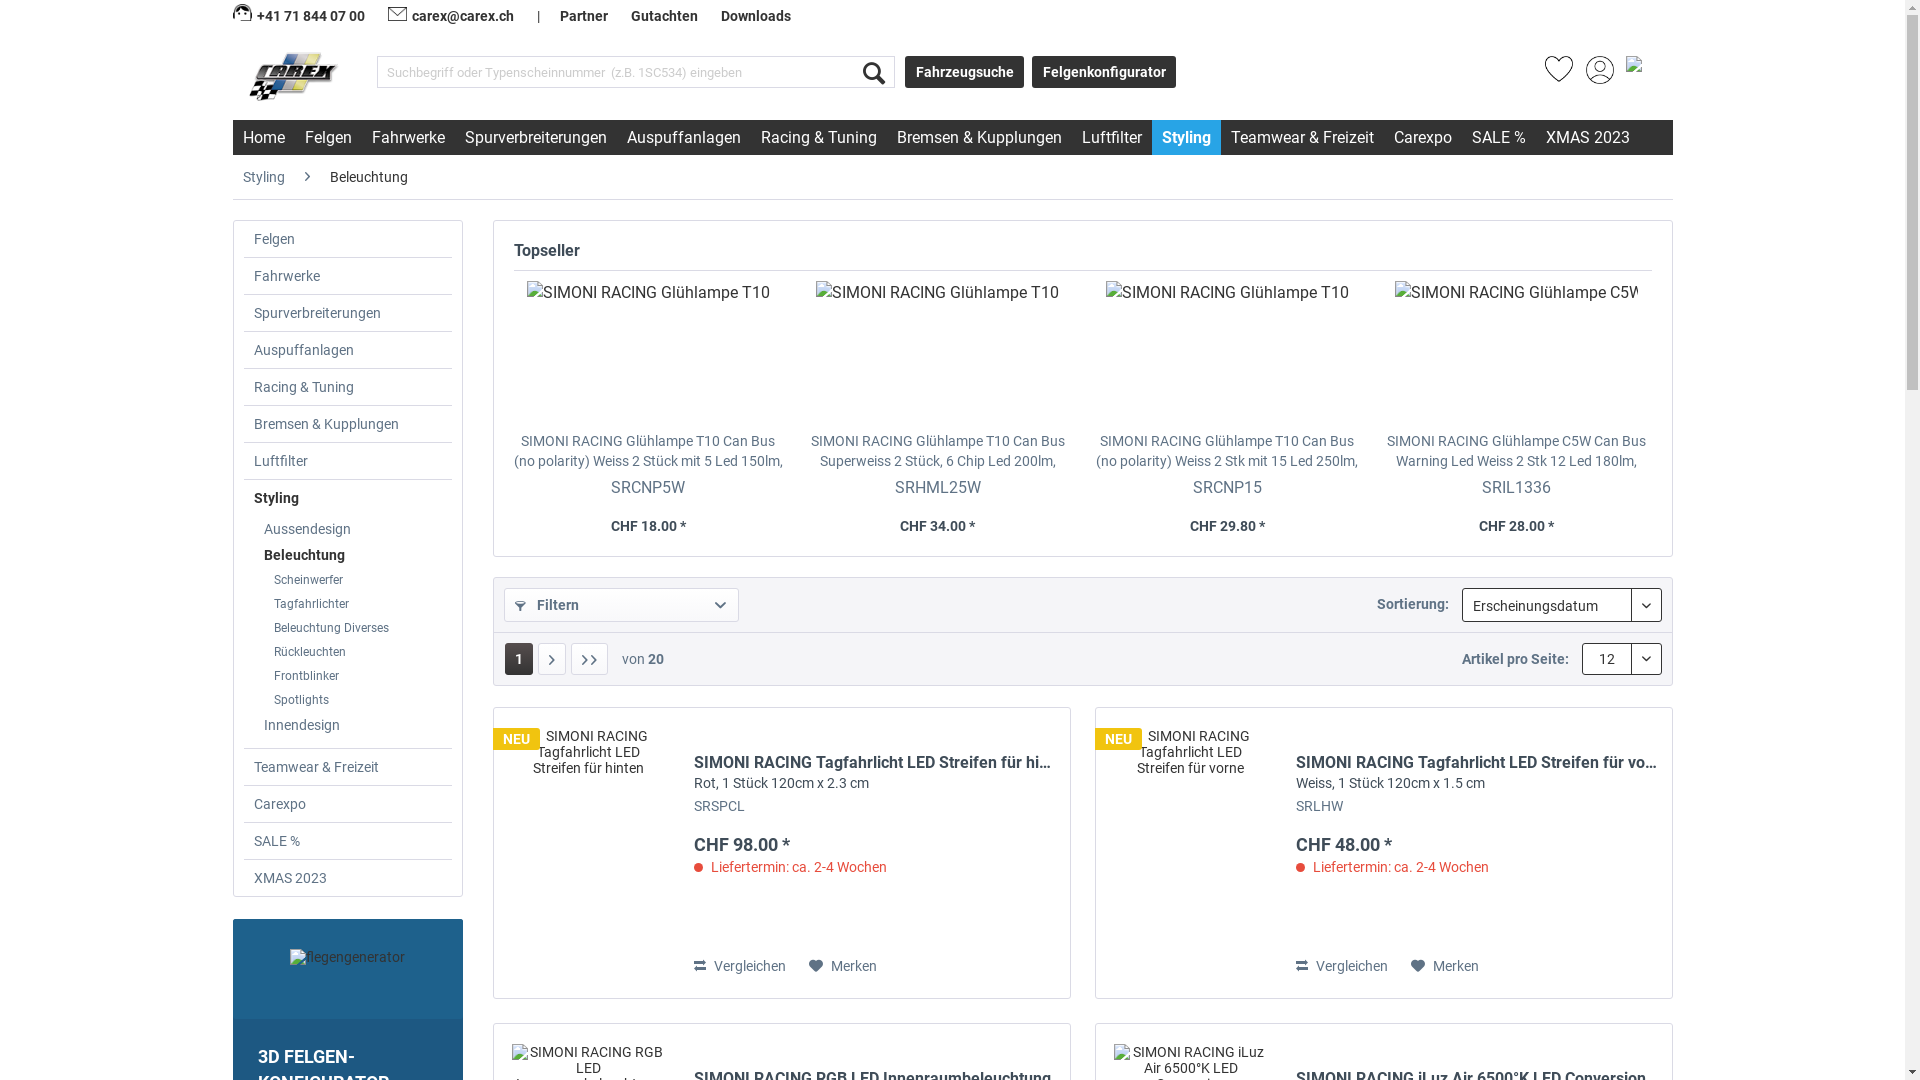 This screenshot has width=1920, height=1080. What do you see at coordinates (358, 603) in the screenshot?
I see `'Tagfahrlichter'` at bounding box center [358, 603].